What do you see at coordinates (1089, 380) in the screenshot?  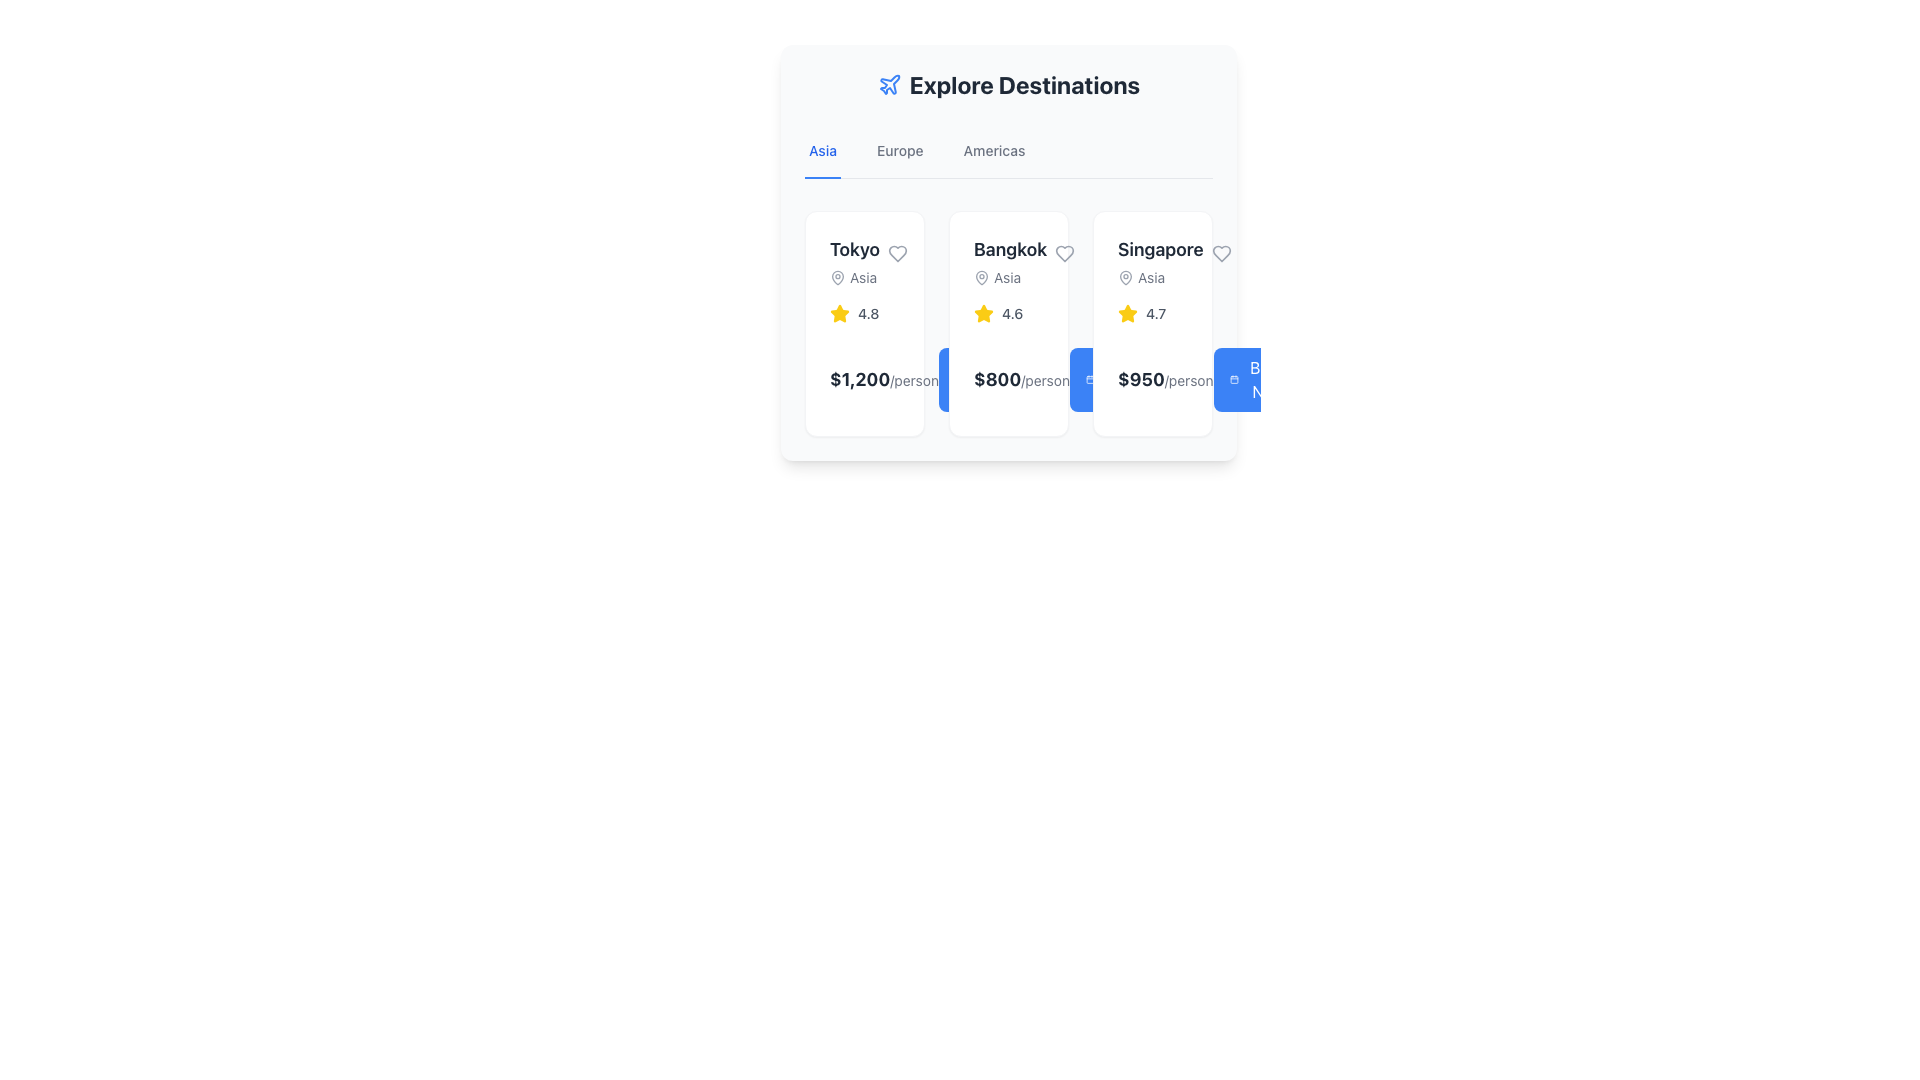 I see `SVG calendar icon located to the left of the 'Book Now' button in the bottom-right corner of the travel destination card for Singapore` at bounding box center [1089, 380].